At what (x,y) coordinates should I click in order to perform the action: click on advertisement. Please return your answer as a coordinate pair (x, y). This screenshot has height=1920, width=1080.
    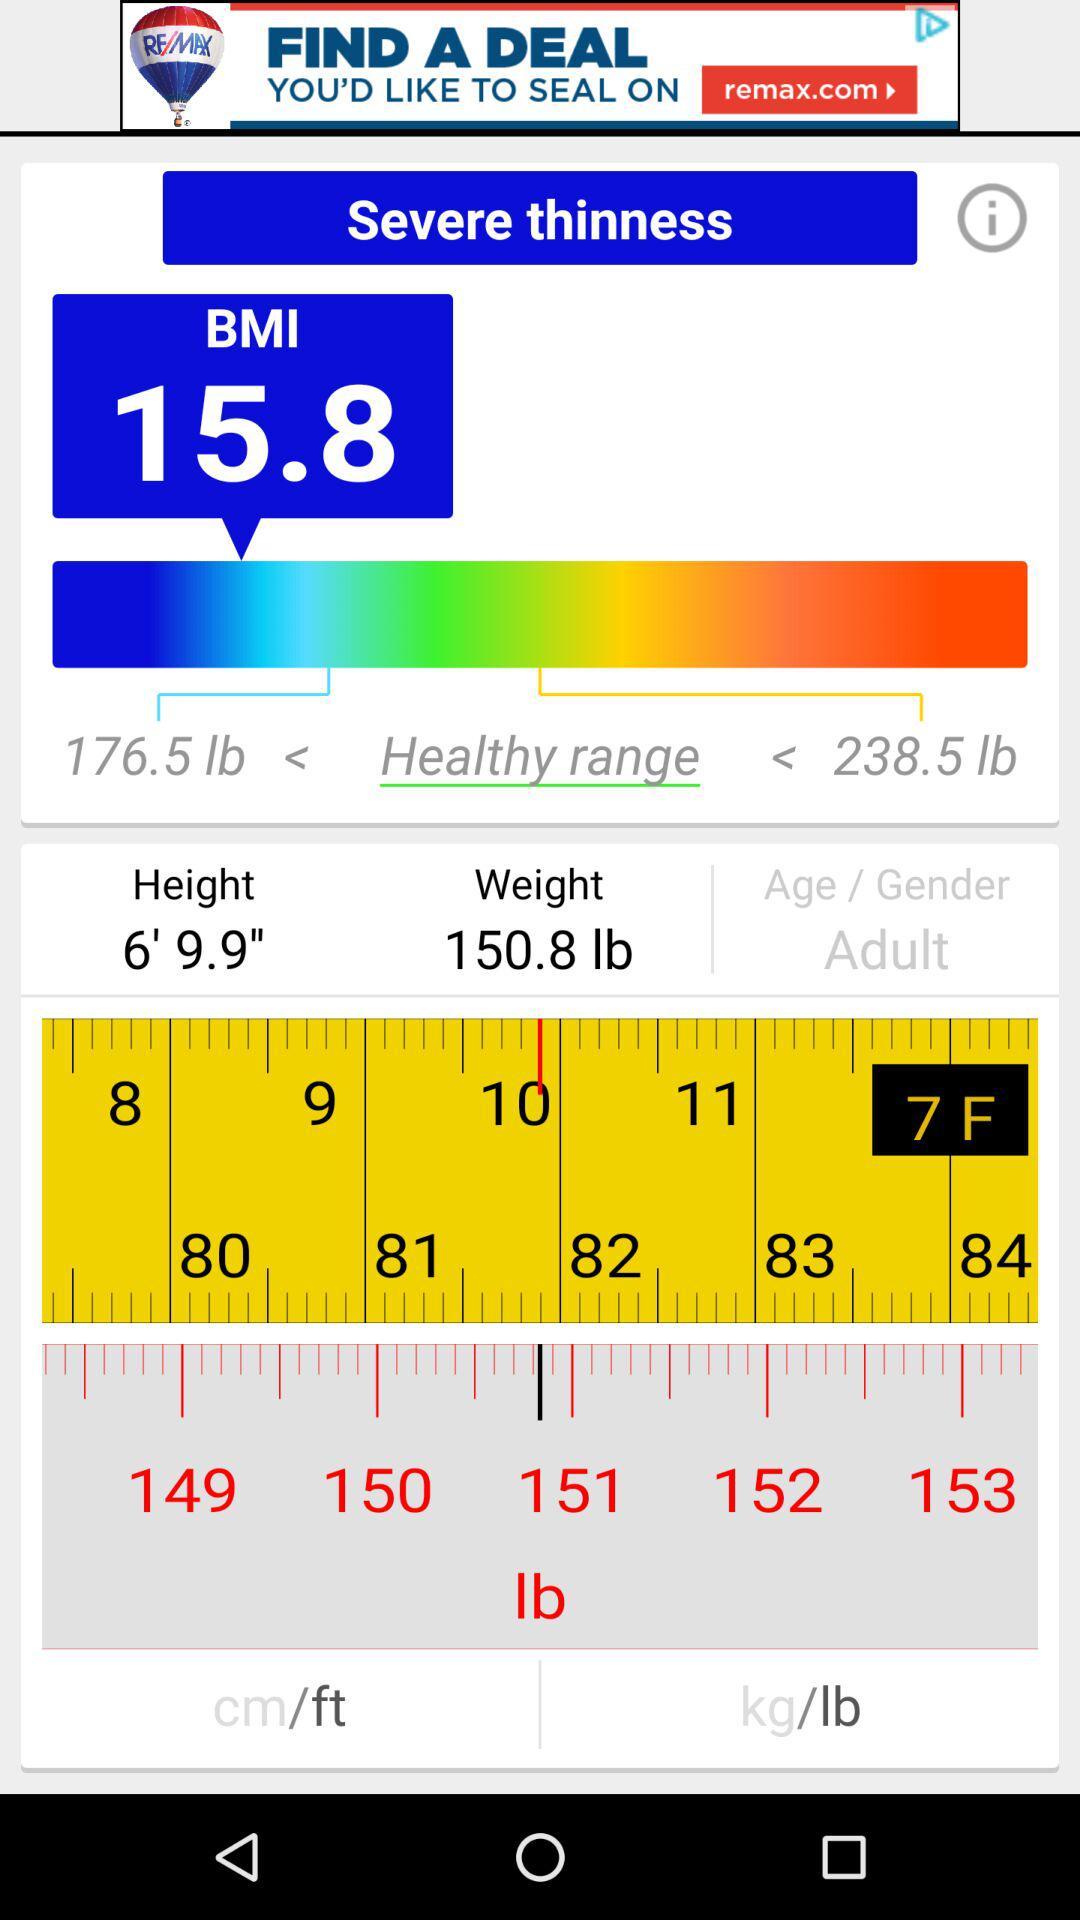
    Looking at the image, I should click on (540, 65).